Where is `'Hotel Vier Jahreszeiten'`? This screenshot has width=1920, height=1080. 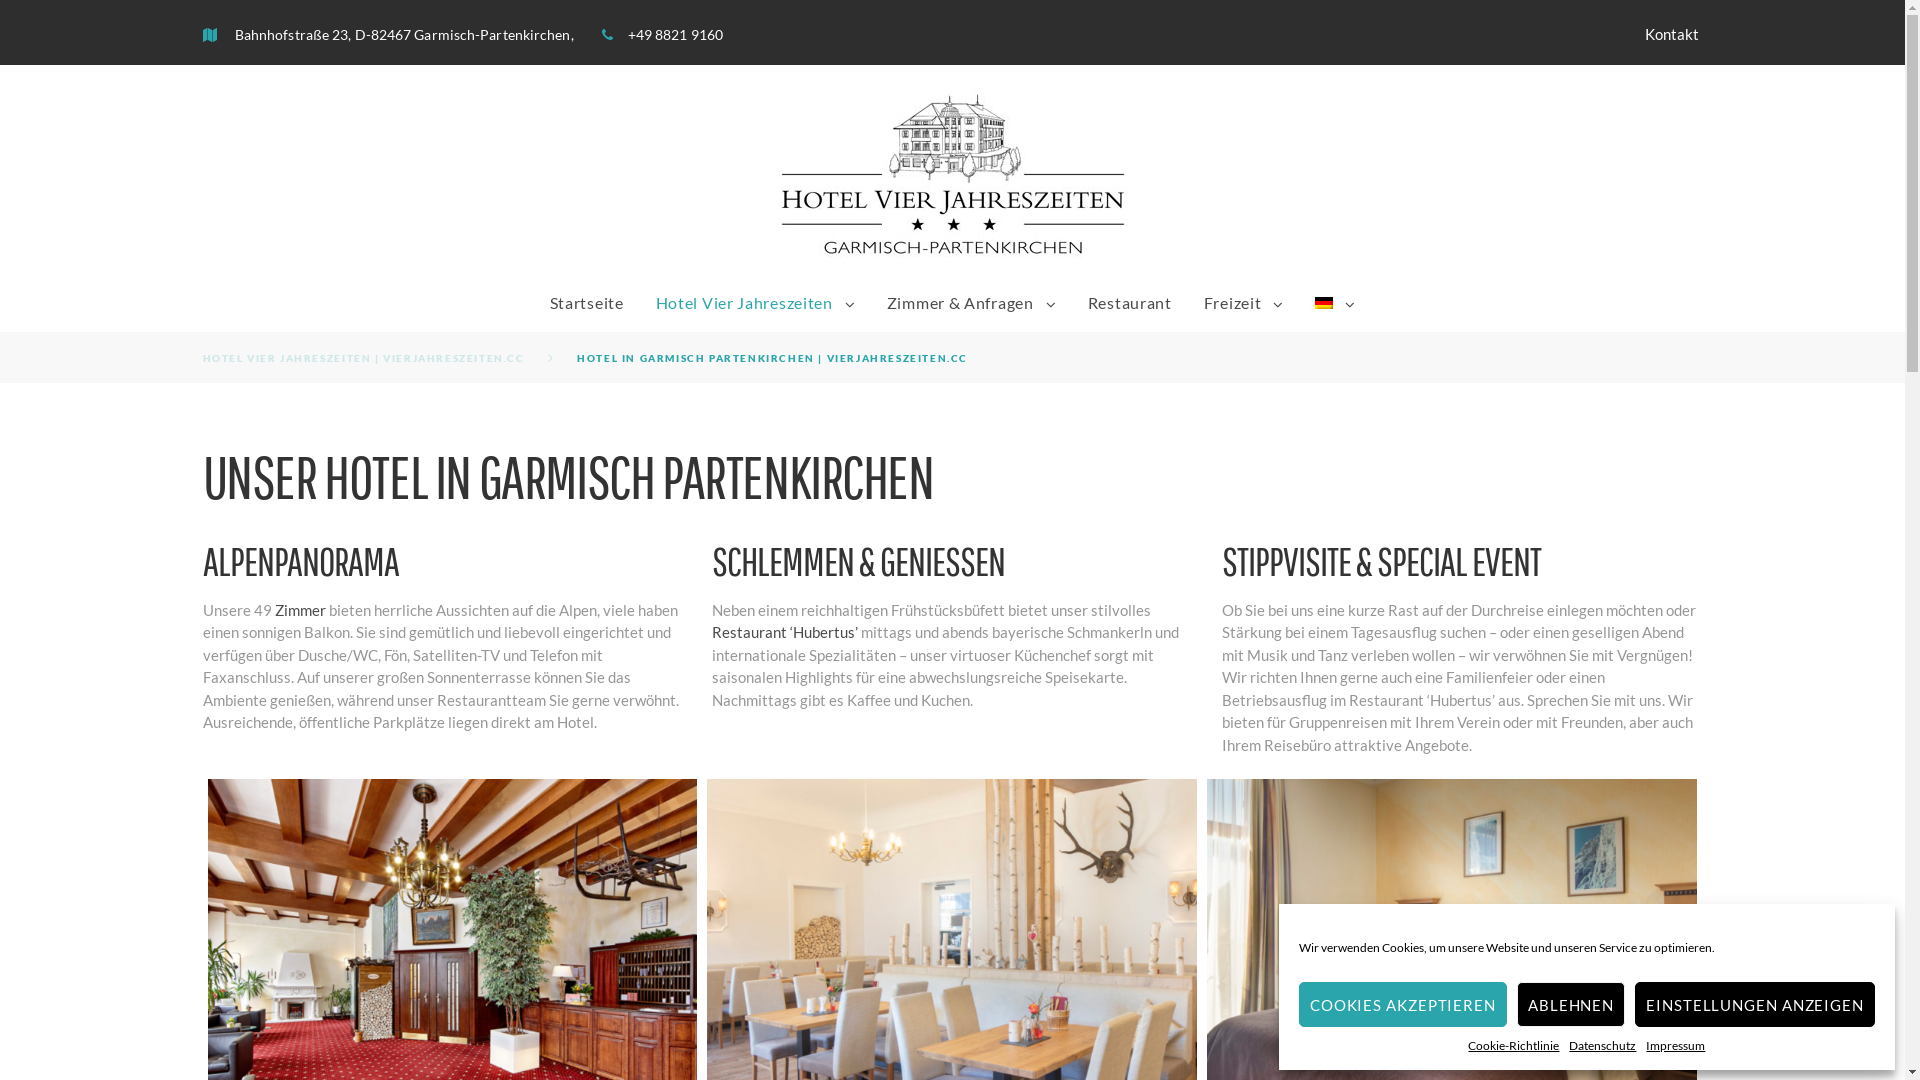
'Hotel Vier Jahreszeiten' is located at coordinates (743, 301).